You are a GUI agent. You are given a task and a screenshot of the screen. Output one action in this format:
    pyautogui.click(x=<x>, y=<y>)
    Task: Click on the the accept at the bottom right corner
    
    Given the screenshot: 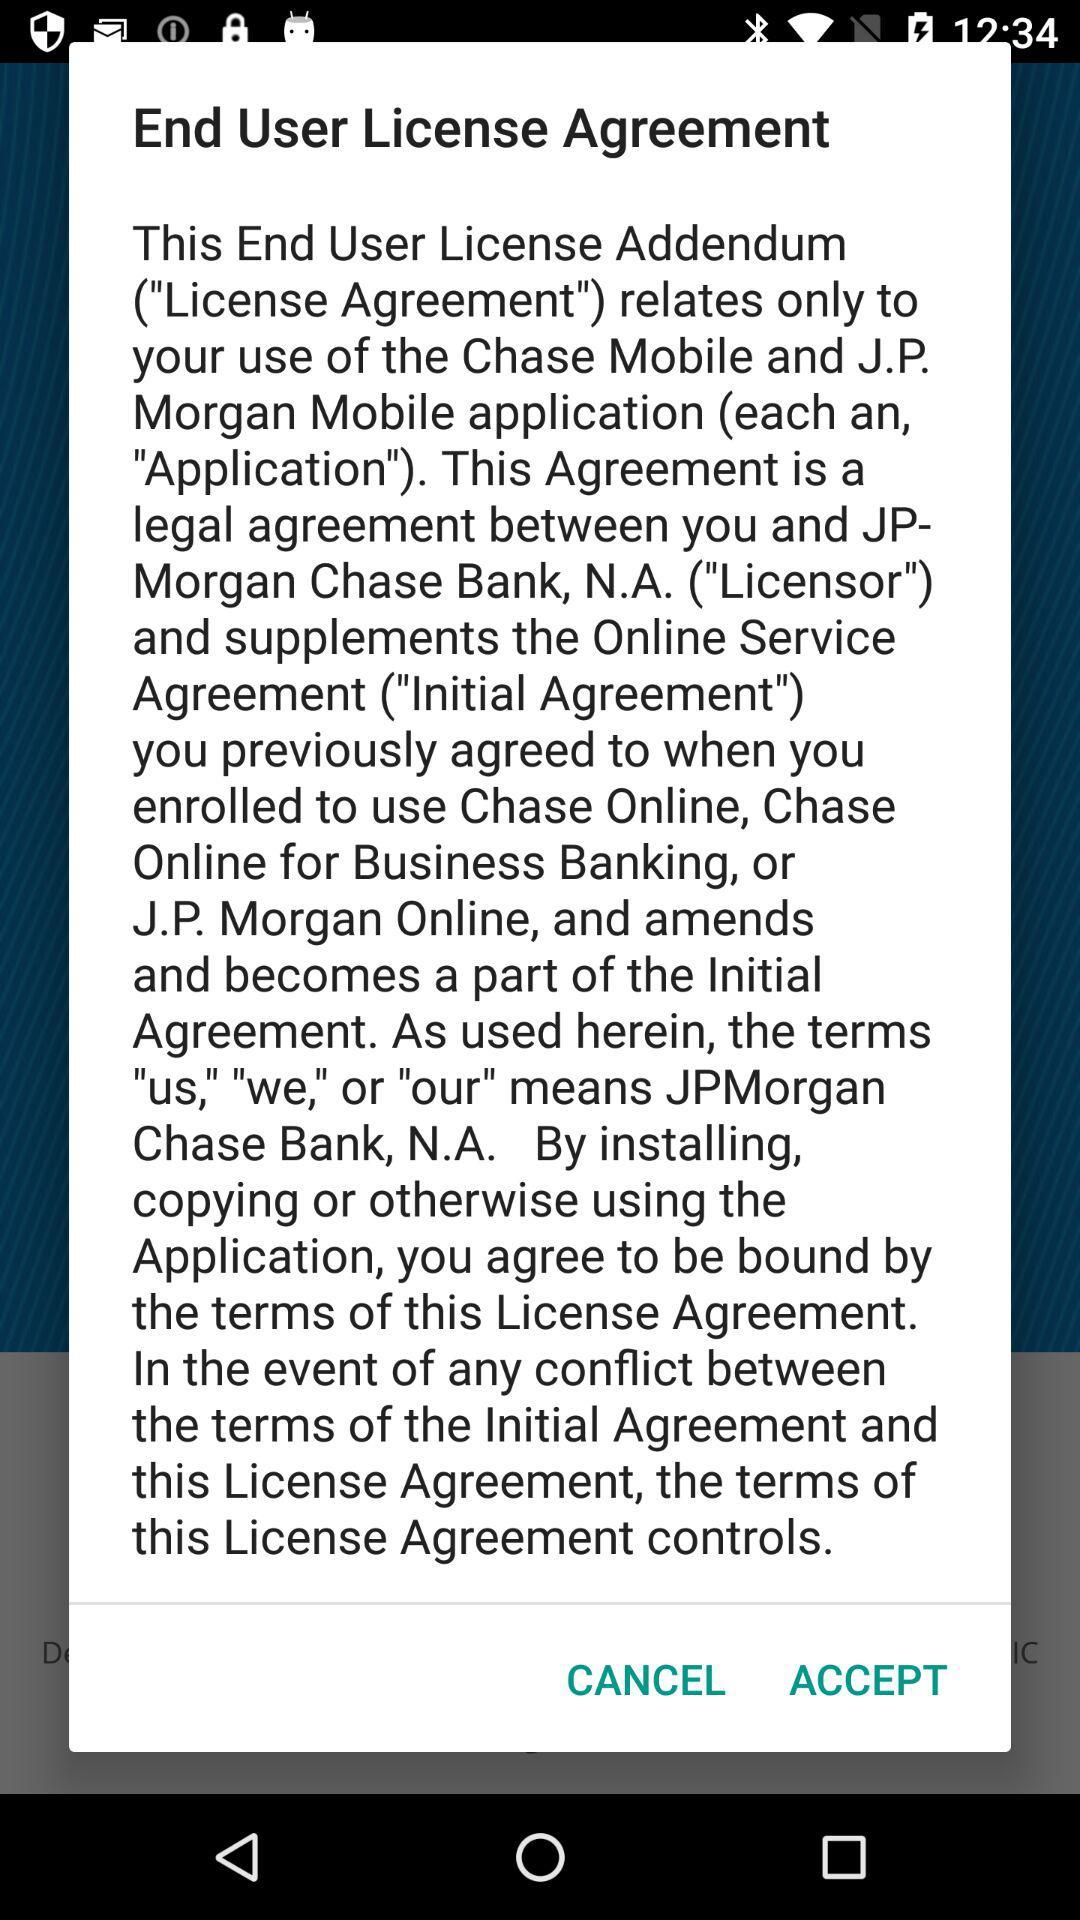 What is the action you would take?
    pyautogui.click(x=867, y=1678)
    